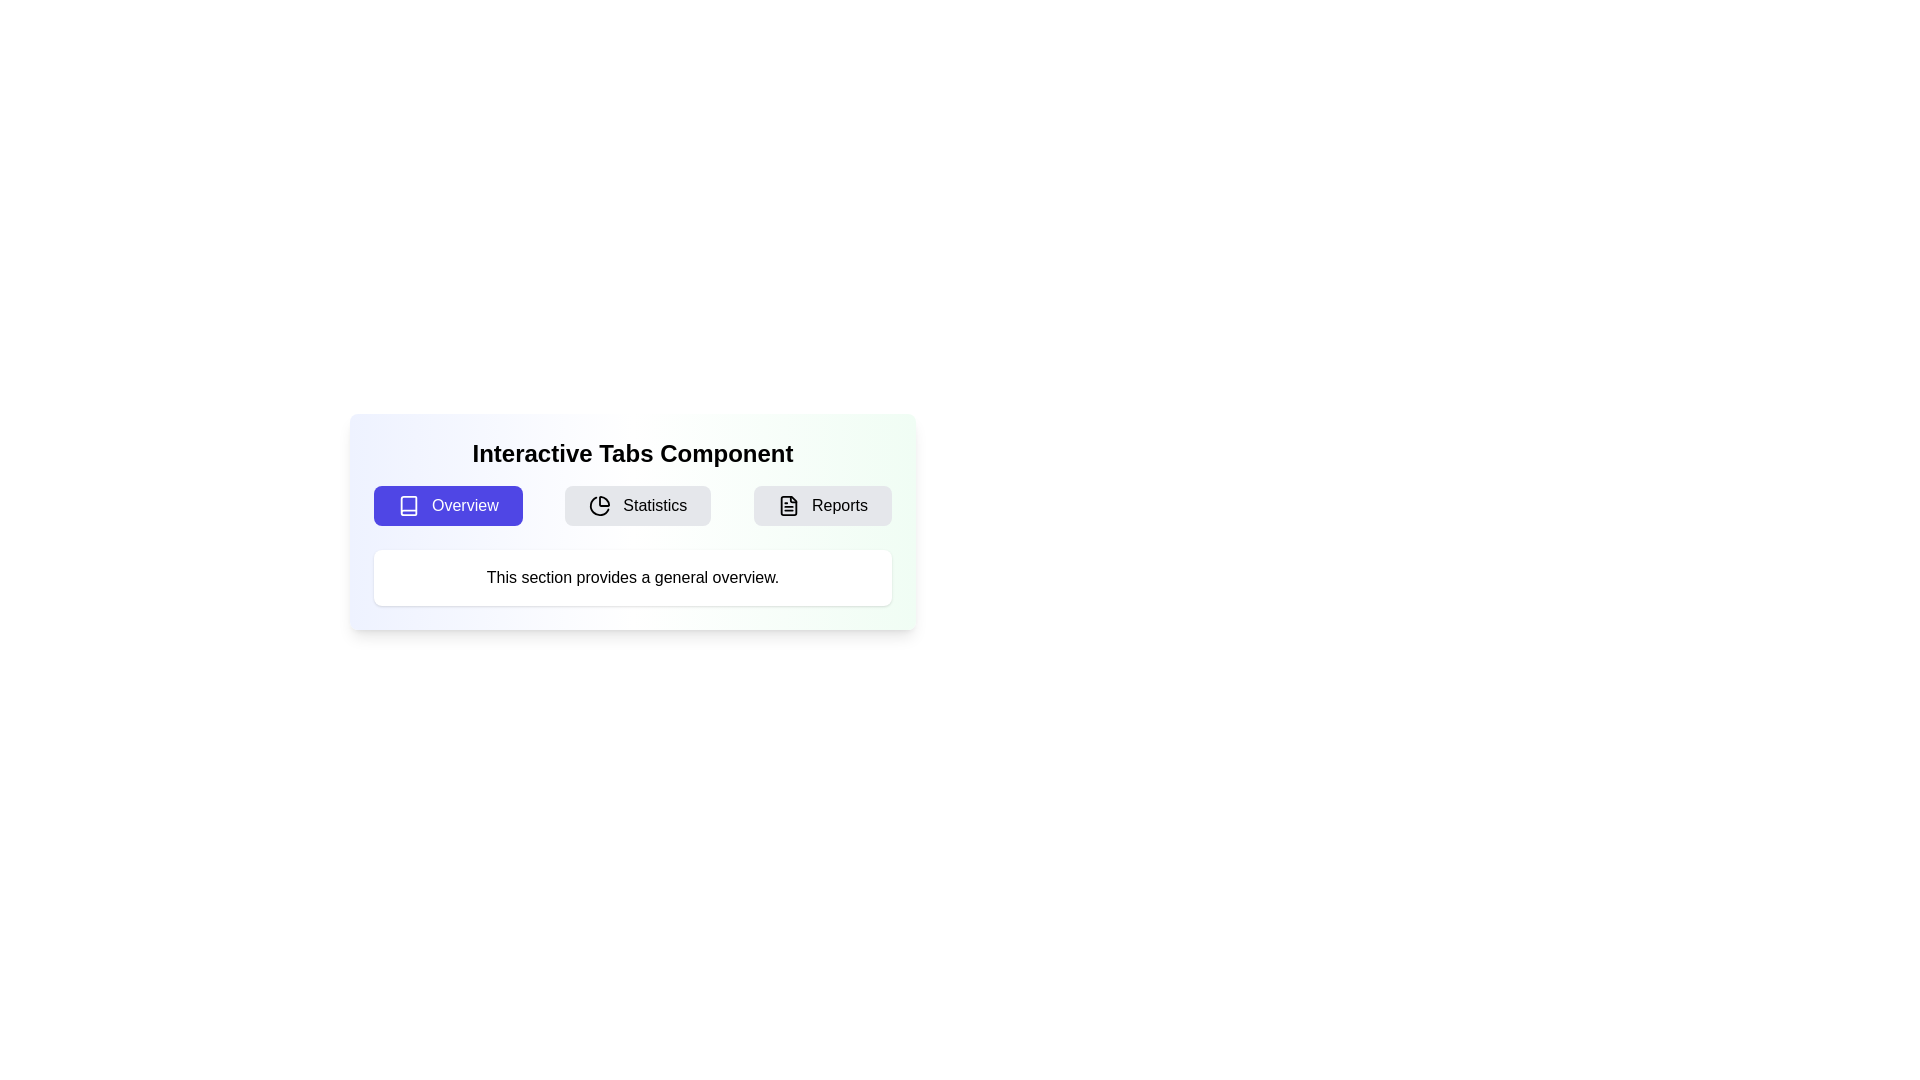 The image size is (1920, 1080). What do you see at coordinates (637, 504) in the screenshot?
I see `the 'Statistics' button located between 'Overview' and 'Reports'` at bounding box center [637, 504].